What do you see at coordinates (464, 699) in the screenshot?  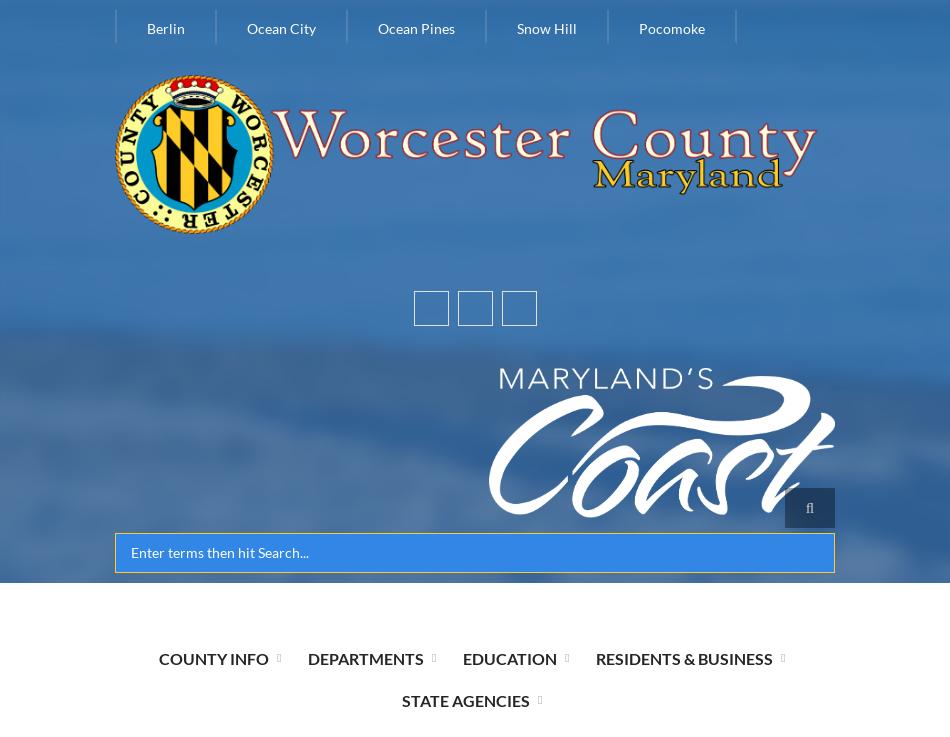 I see `'State Agencies'` at bounding box center [464, 699].